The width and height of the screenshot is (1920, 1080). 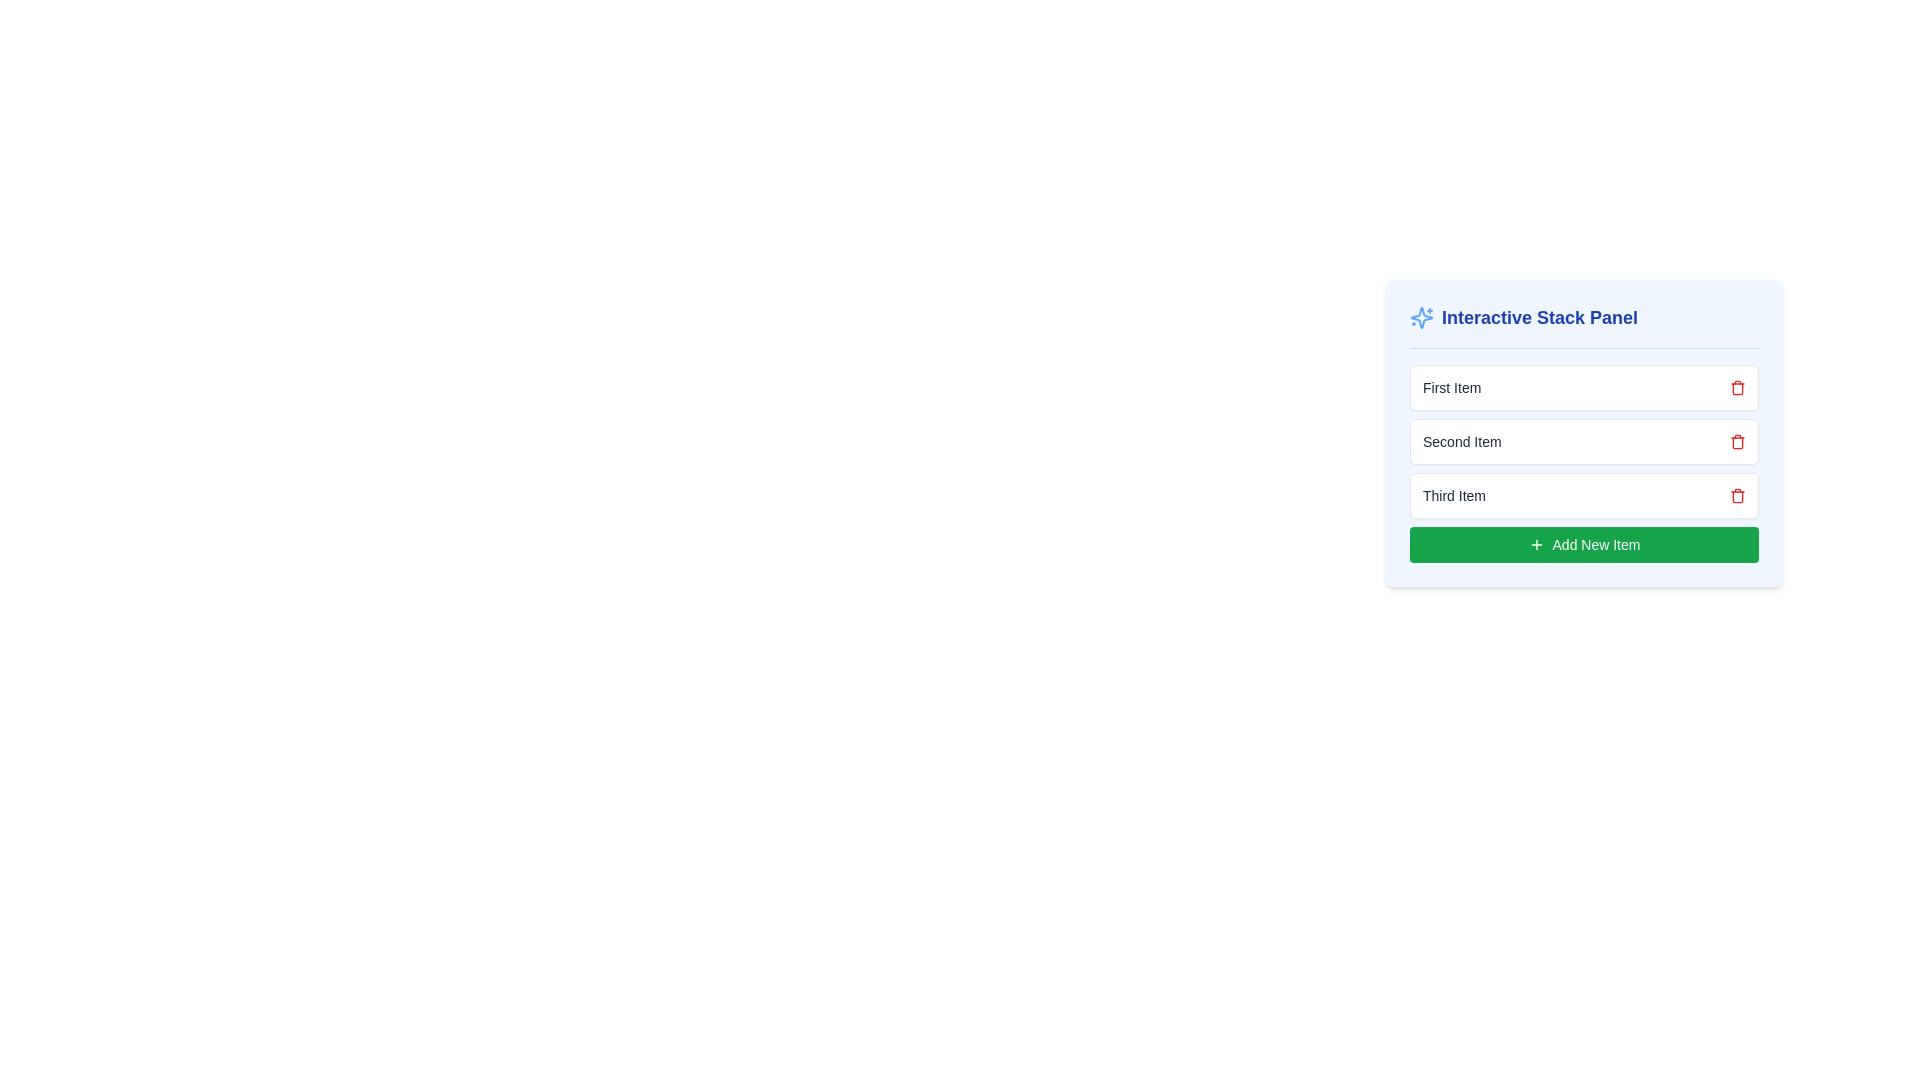 I want to click on the delete button icon located to the far right of the 'First Item' entry in the list panel, so click(x=1736, y=388).